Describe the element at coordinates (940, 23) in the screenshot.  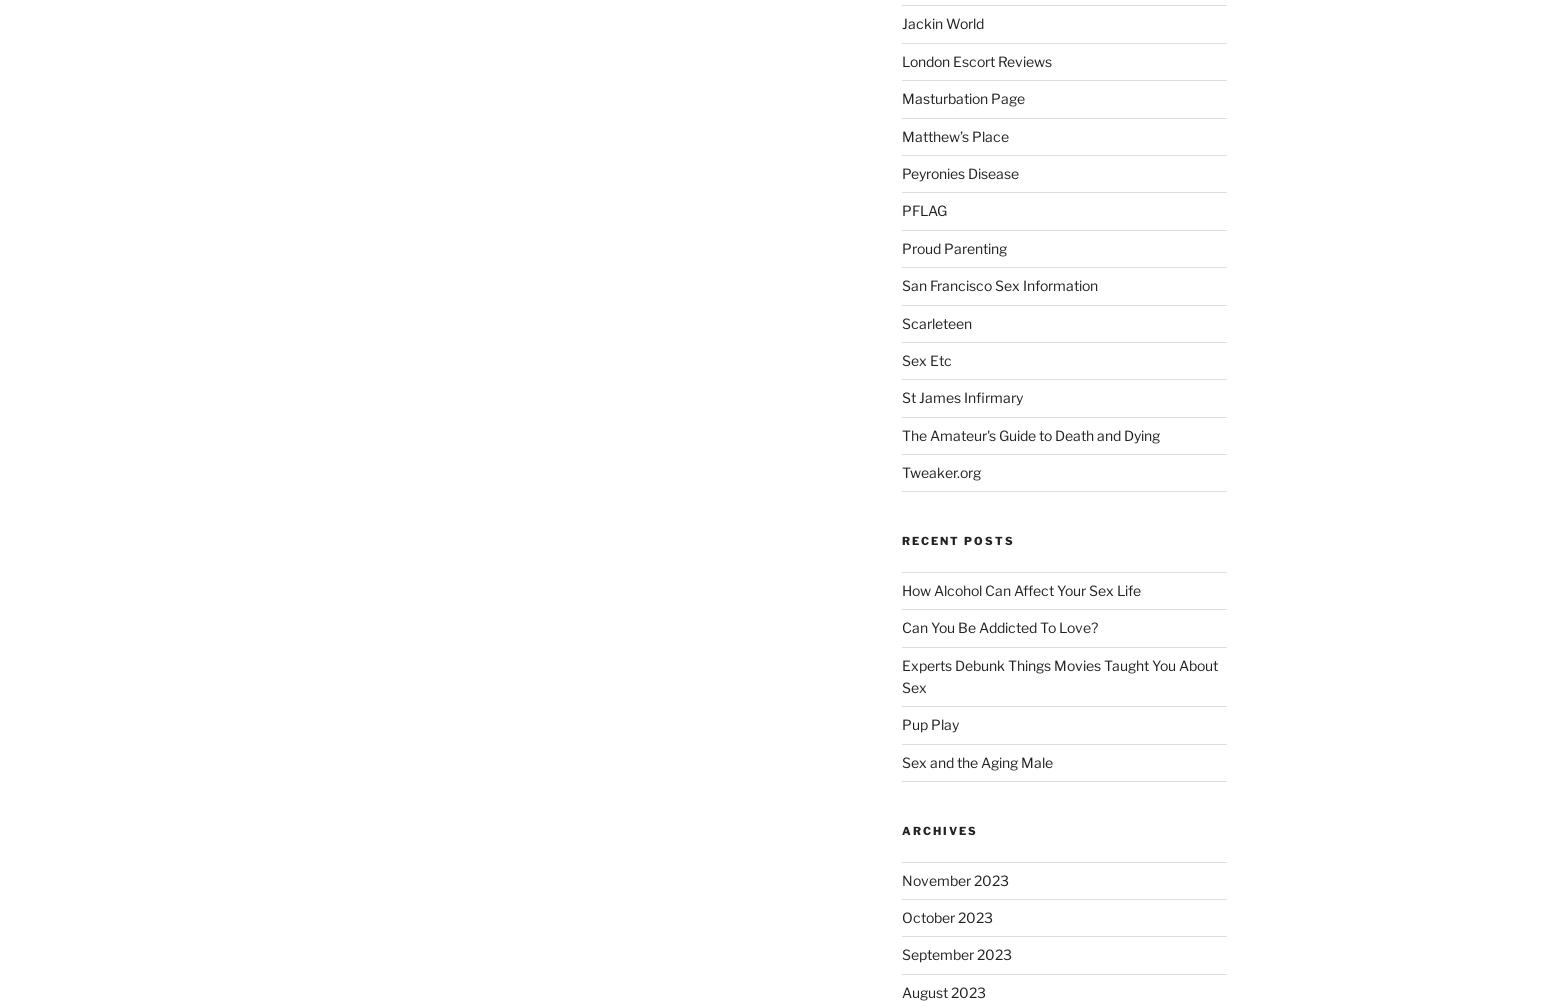
I see `'Jackin World'` at that location.